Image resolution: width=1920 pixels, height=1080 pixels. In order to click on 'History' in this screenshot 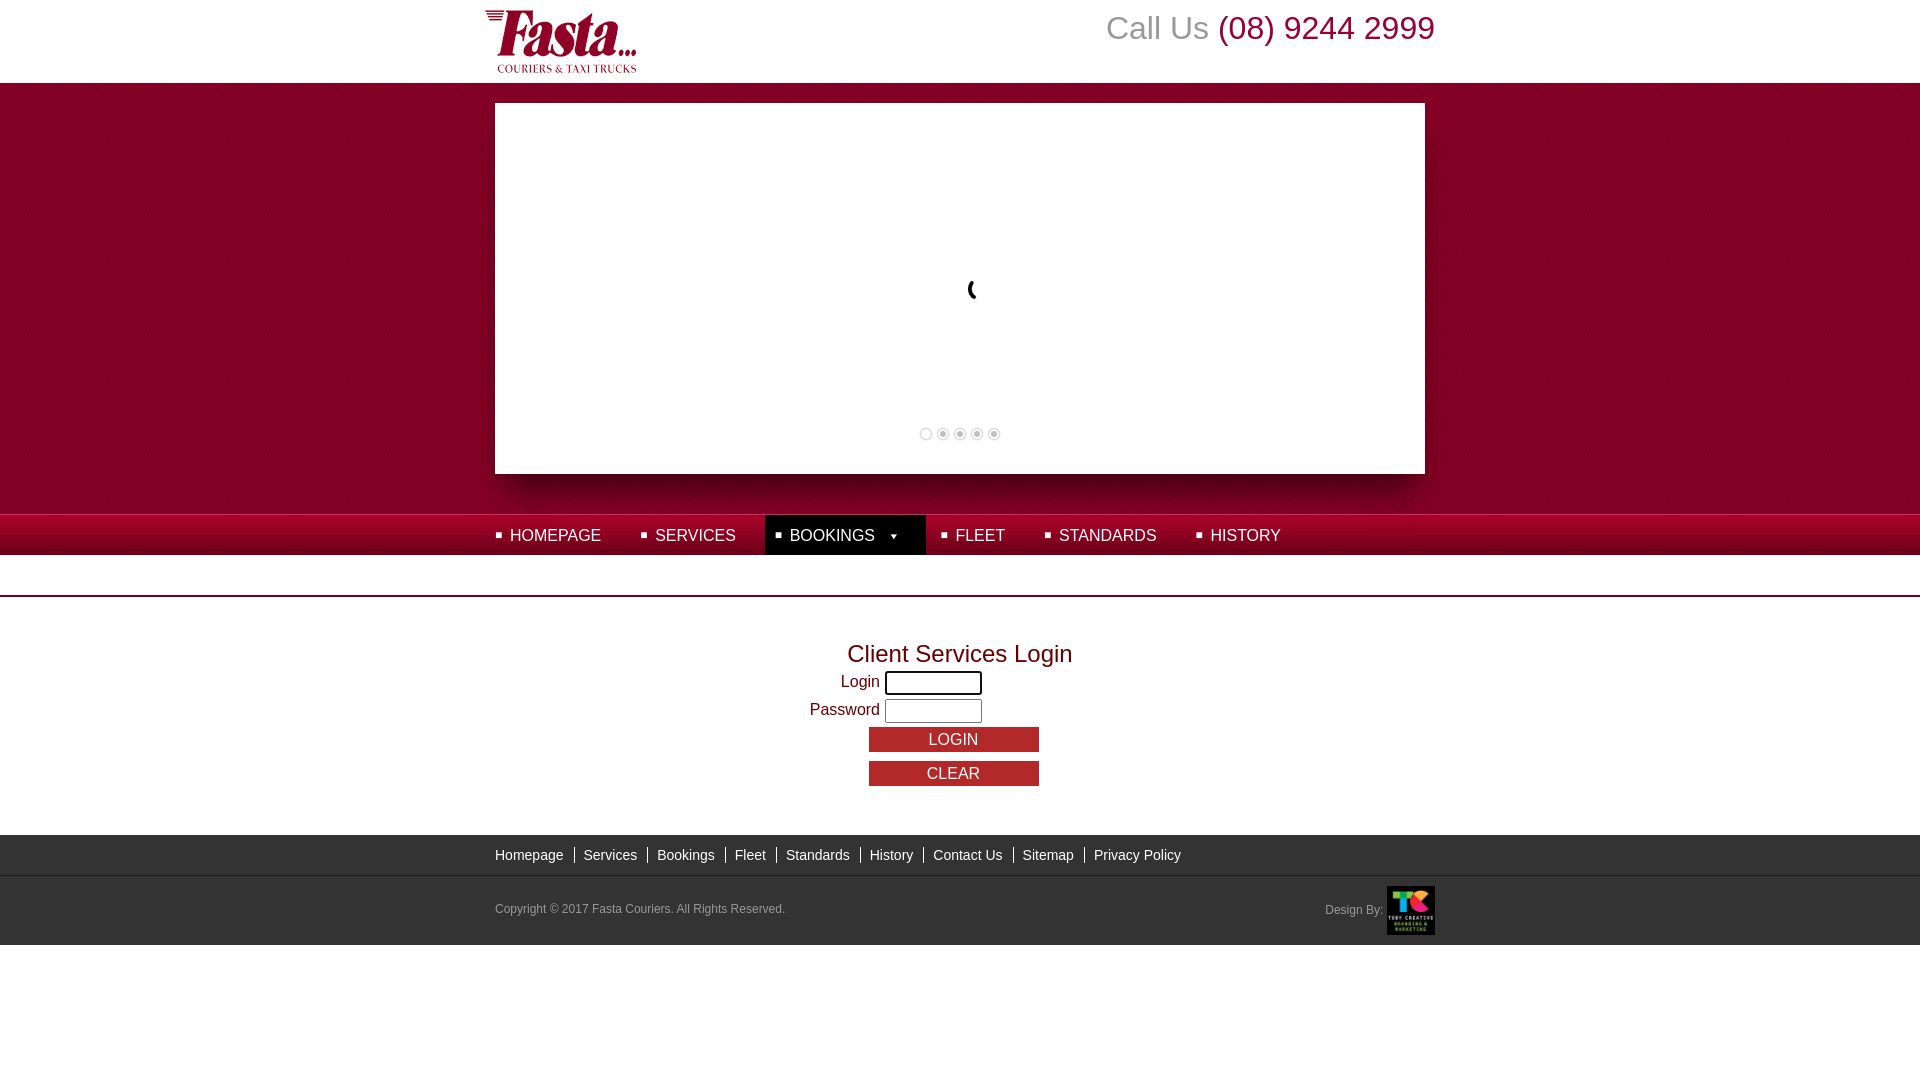, I will do `click(891, 855)`.